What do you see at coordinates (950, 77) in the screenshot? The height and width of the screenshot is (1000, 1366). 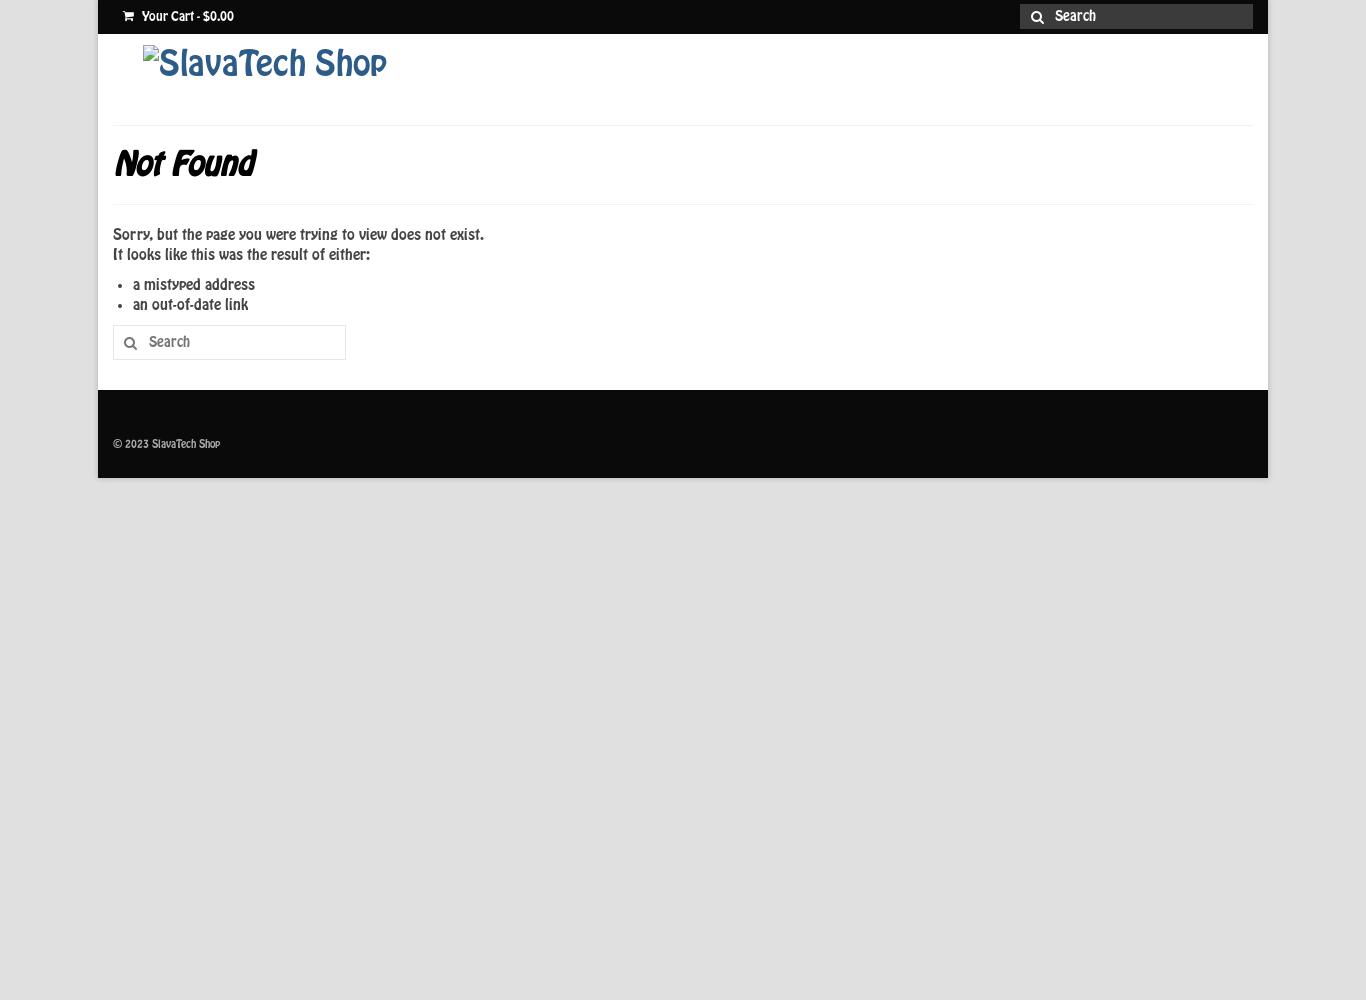 I see `'About Us'` at bounding box center [950, 77].